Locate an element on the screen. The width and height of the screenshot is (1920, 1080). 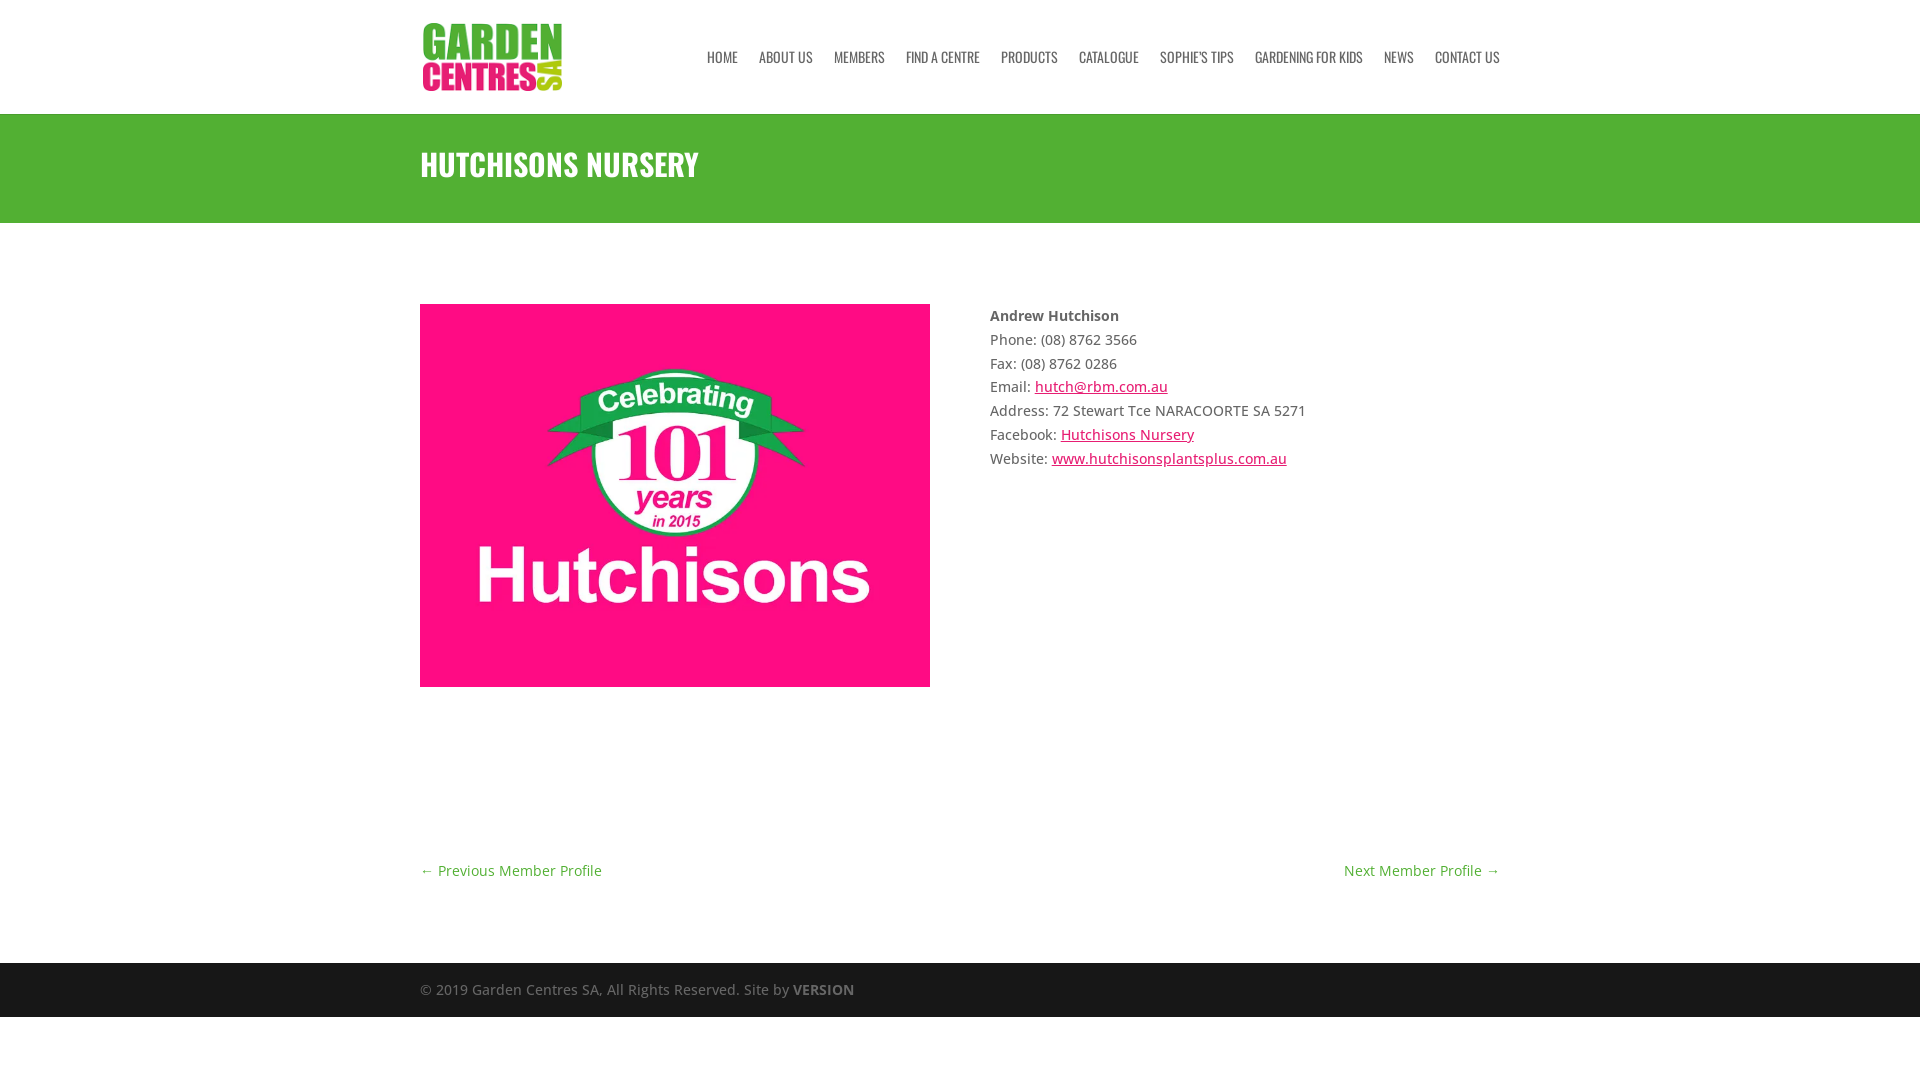
'www.hutchisonsplantsplus.com.au' is located at coordinates (1169, 458).